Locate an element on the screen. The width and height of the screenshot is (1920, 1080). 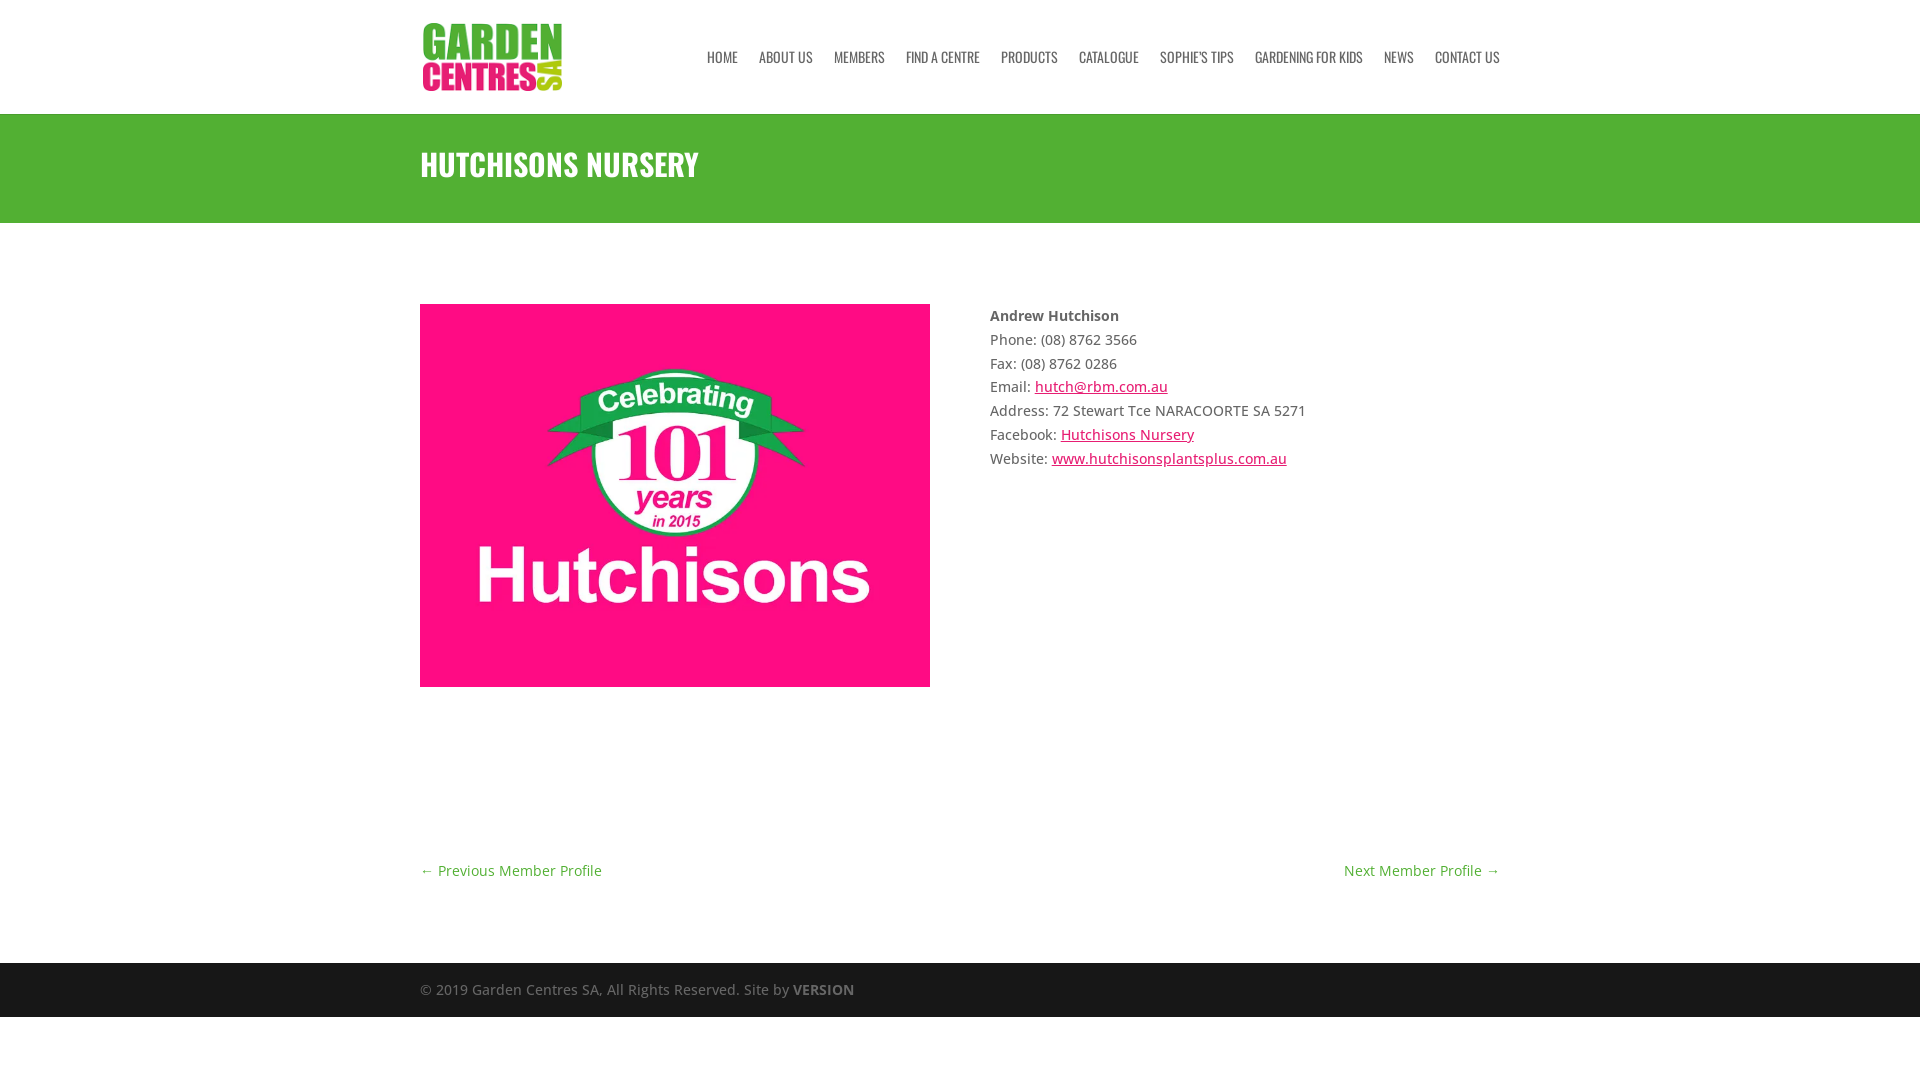
'www.hutchisonsplantsplus.com.au' is located at coordinates (1169, 458).